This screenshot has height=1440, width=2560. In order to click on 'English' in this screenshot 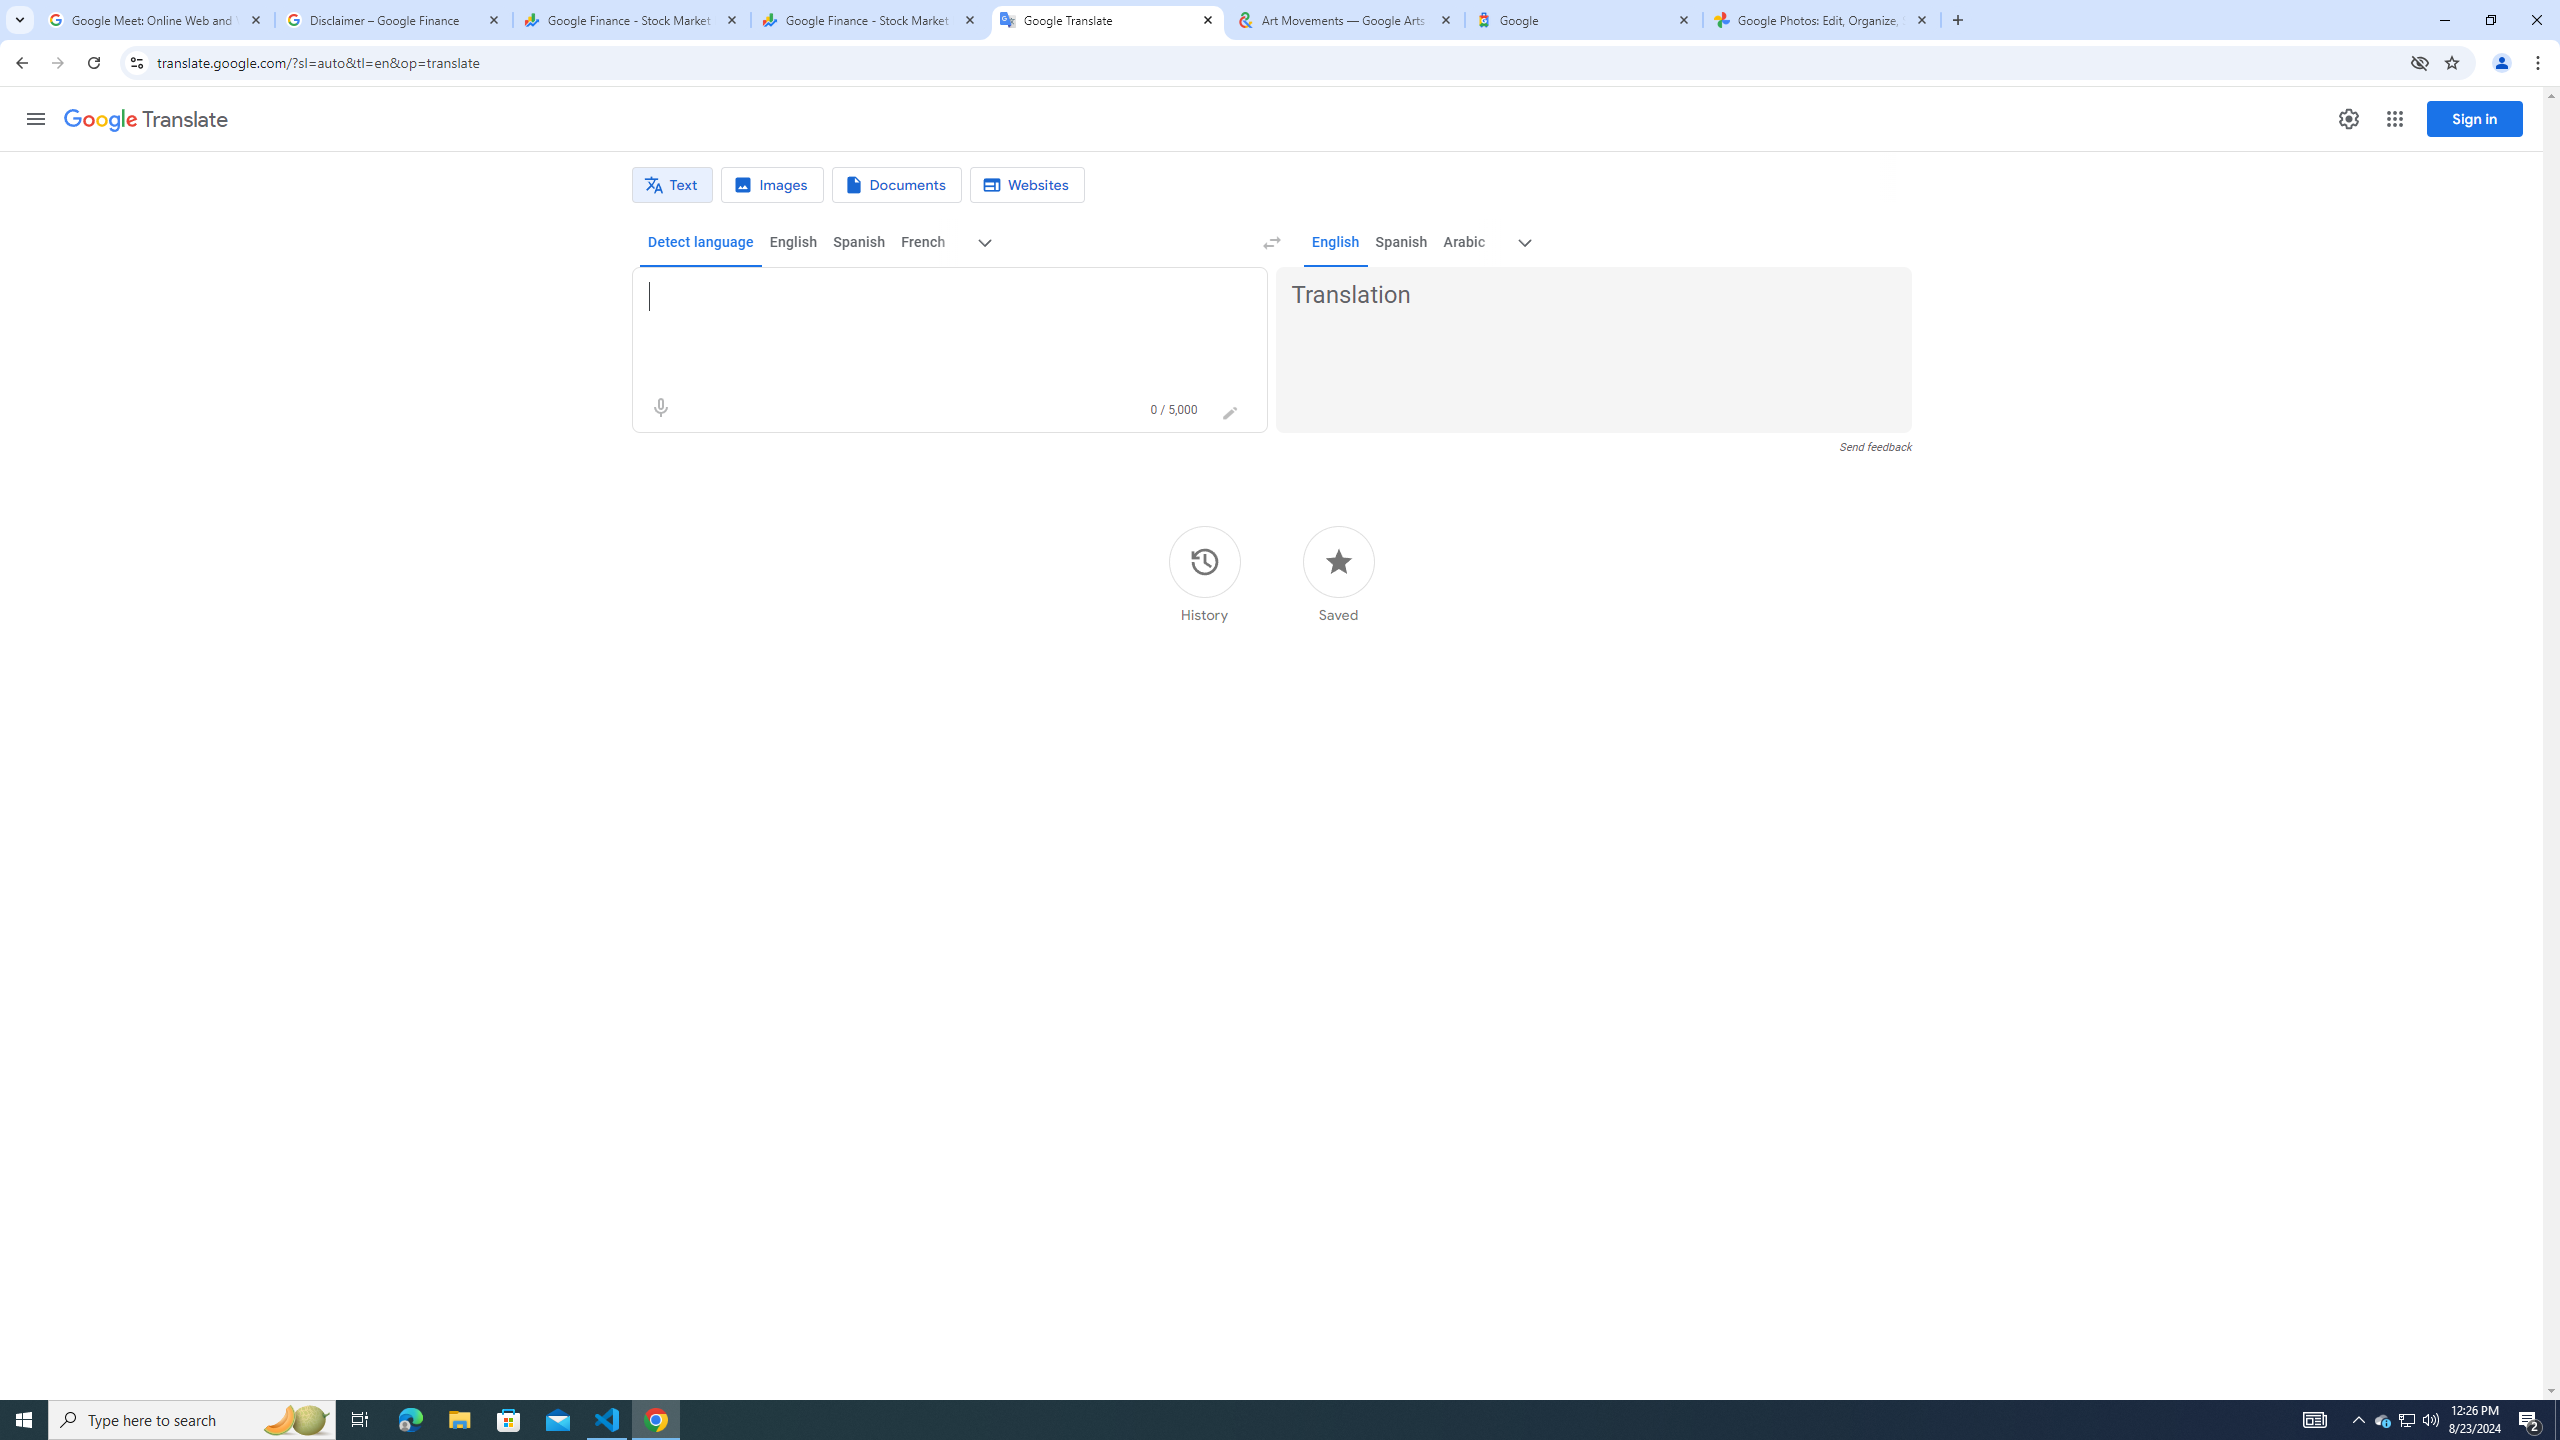, I will do `click(1334, 241)`.